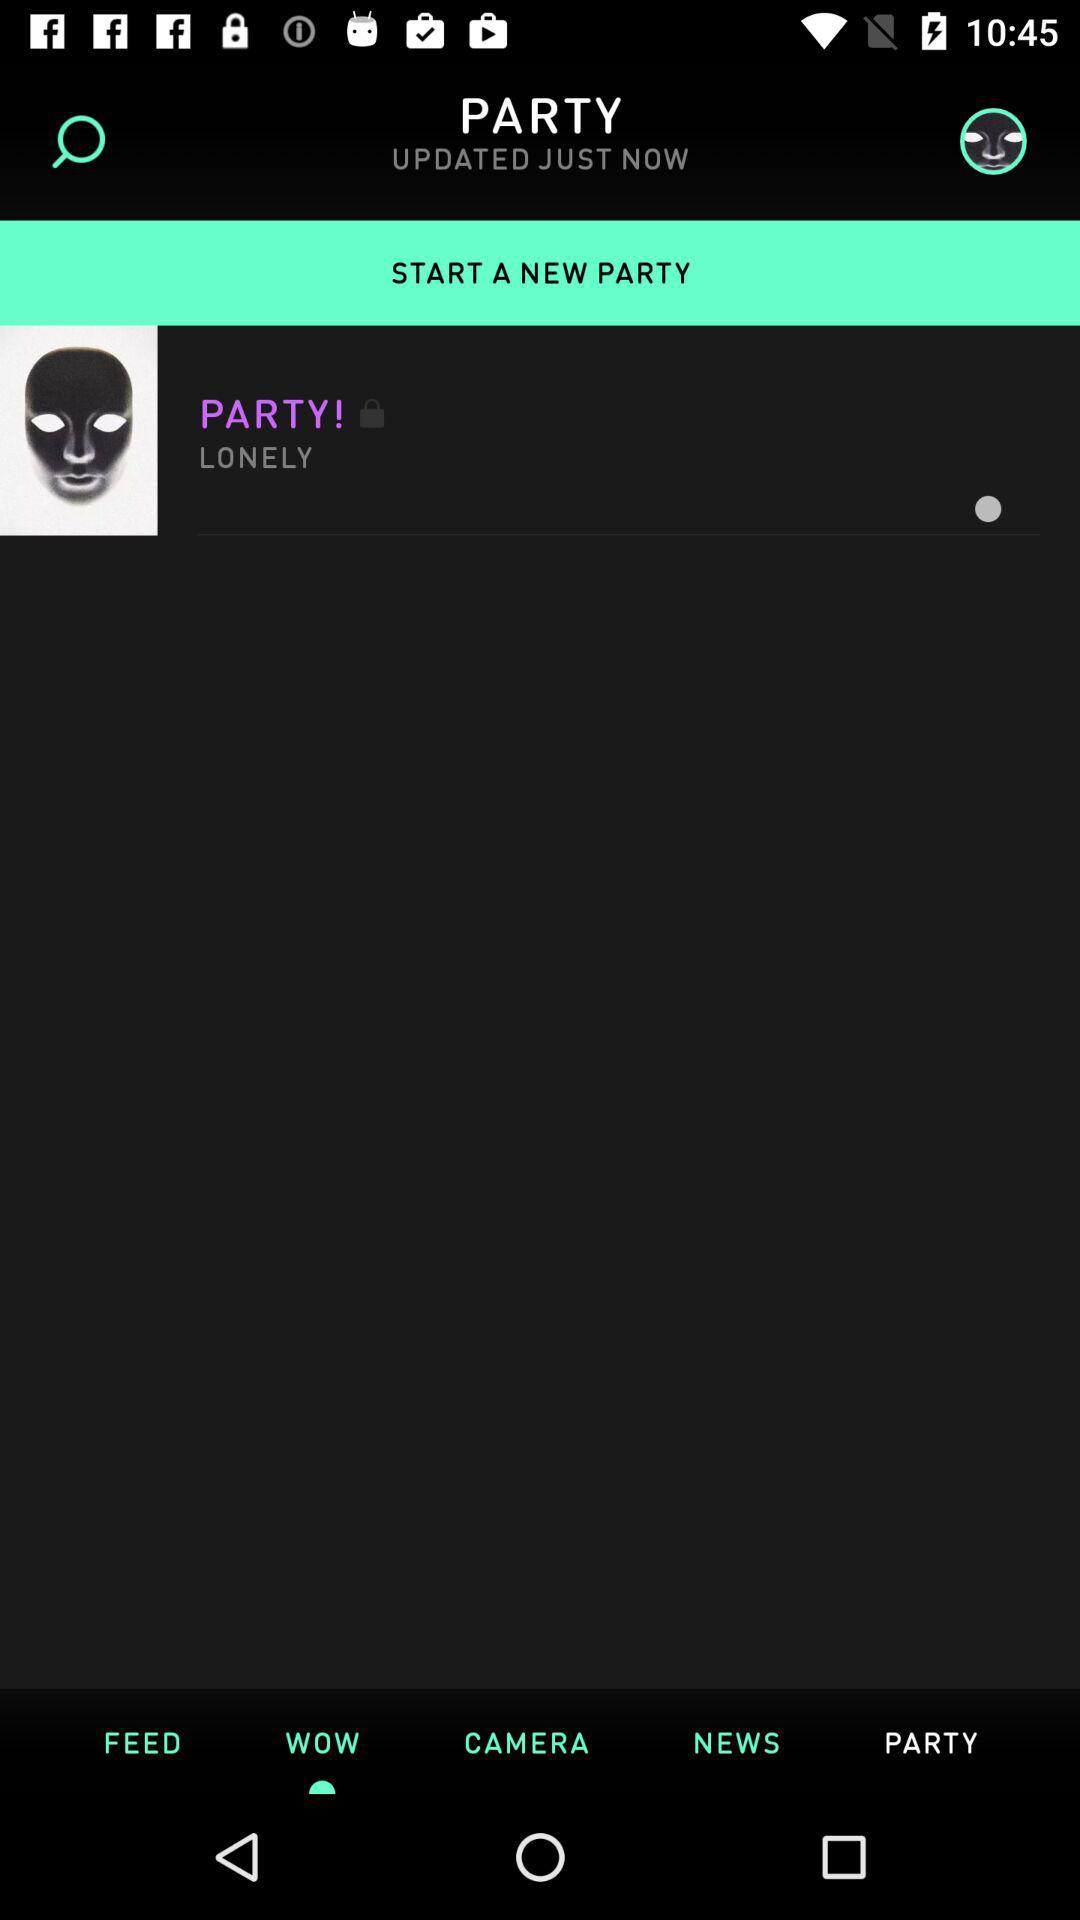 The width and height of the screenshot is (1080, 1920). Describe the element at coordinates (736, 1740) in the screenshot. I see `text news` at that location.